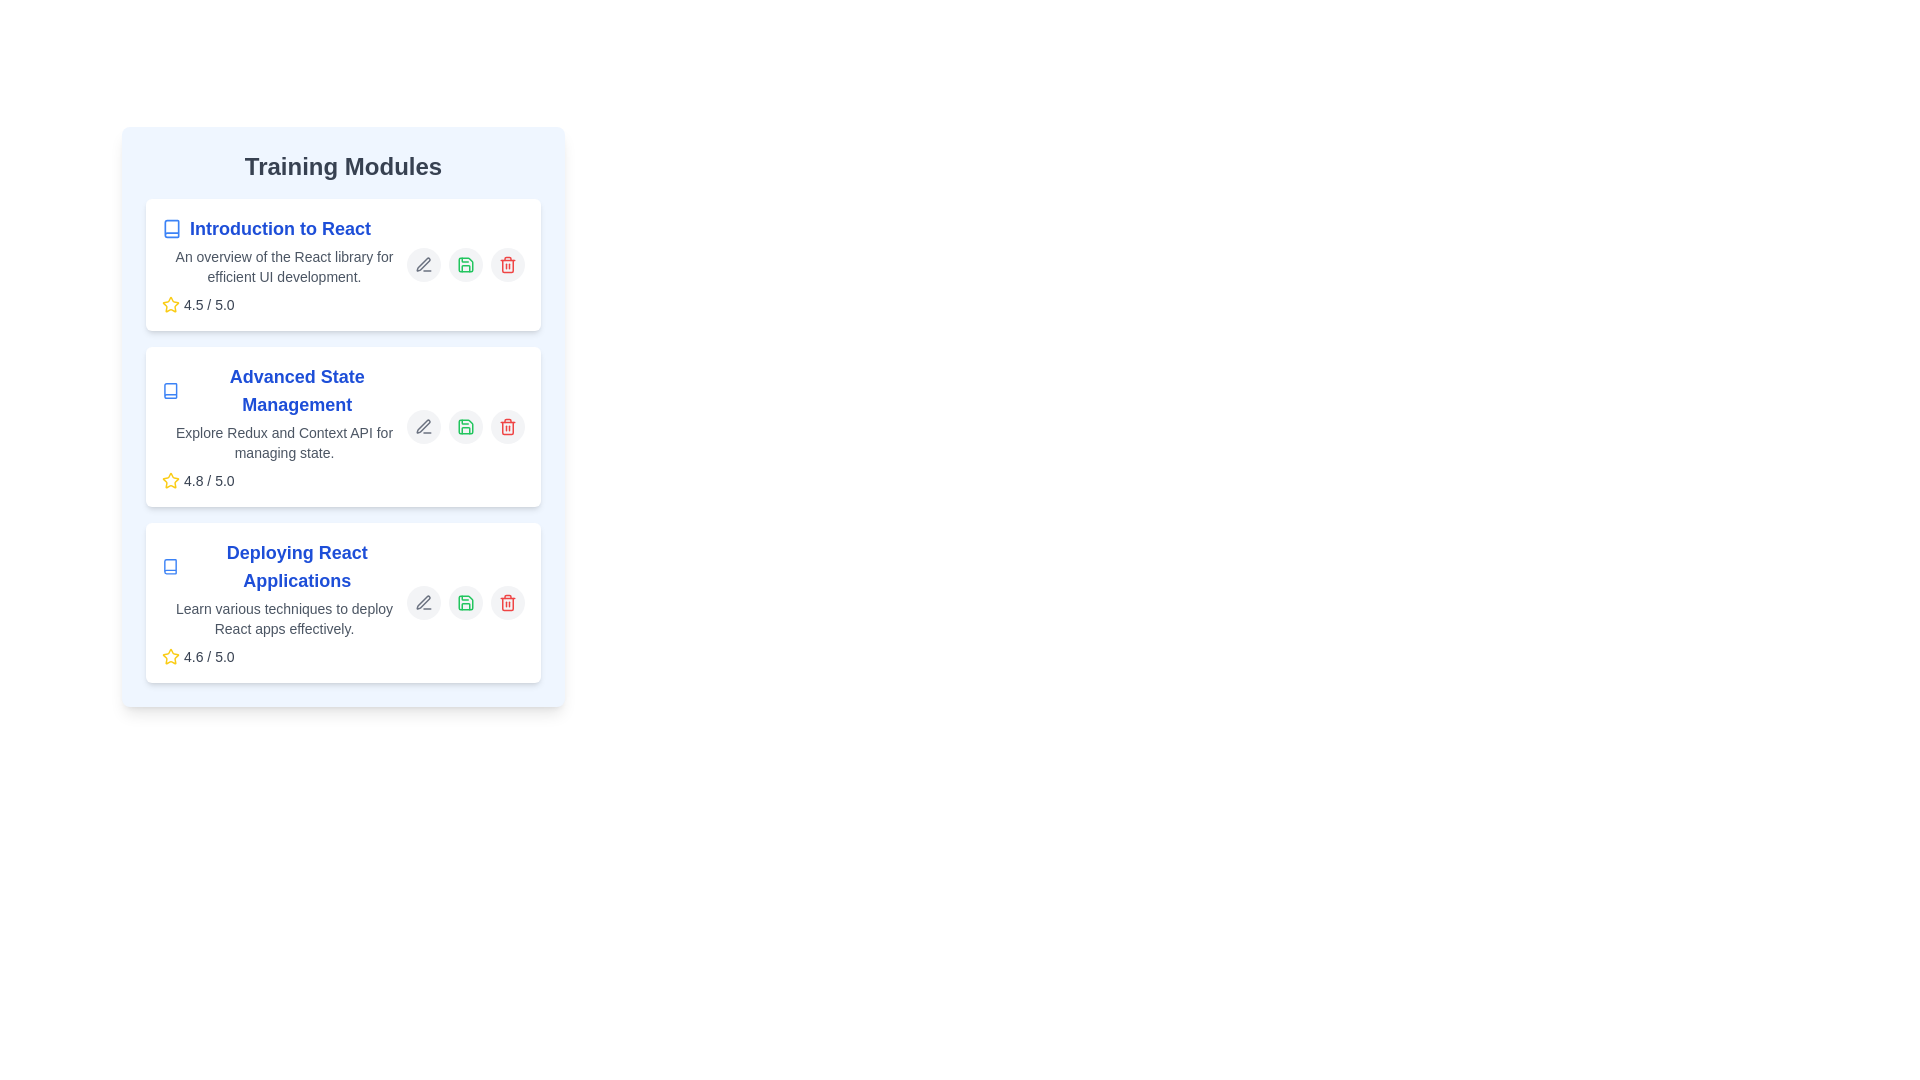  I want to click on the 'Advanced State Management' text element, which is styled with bold blue text and is the second item in the 'Training Modules' section, so click(283, 390).